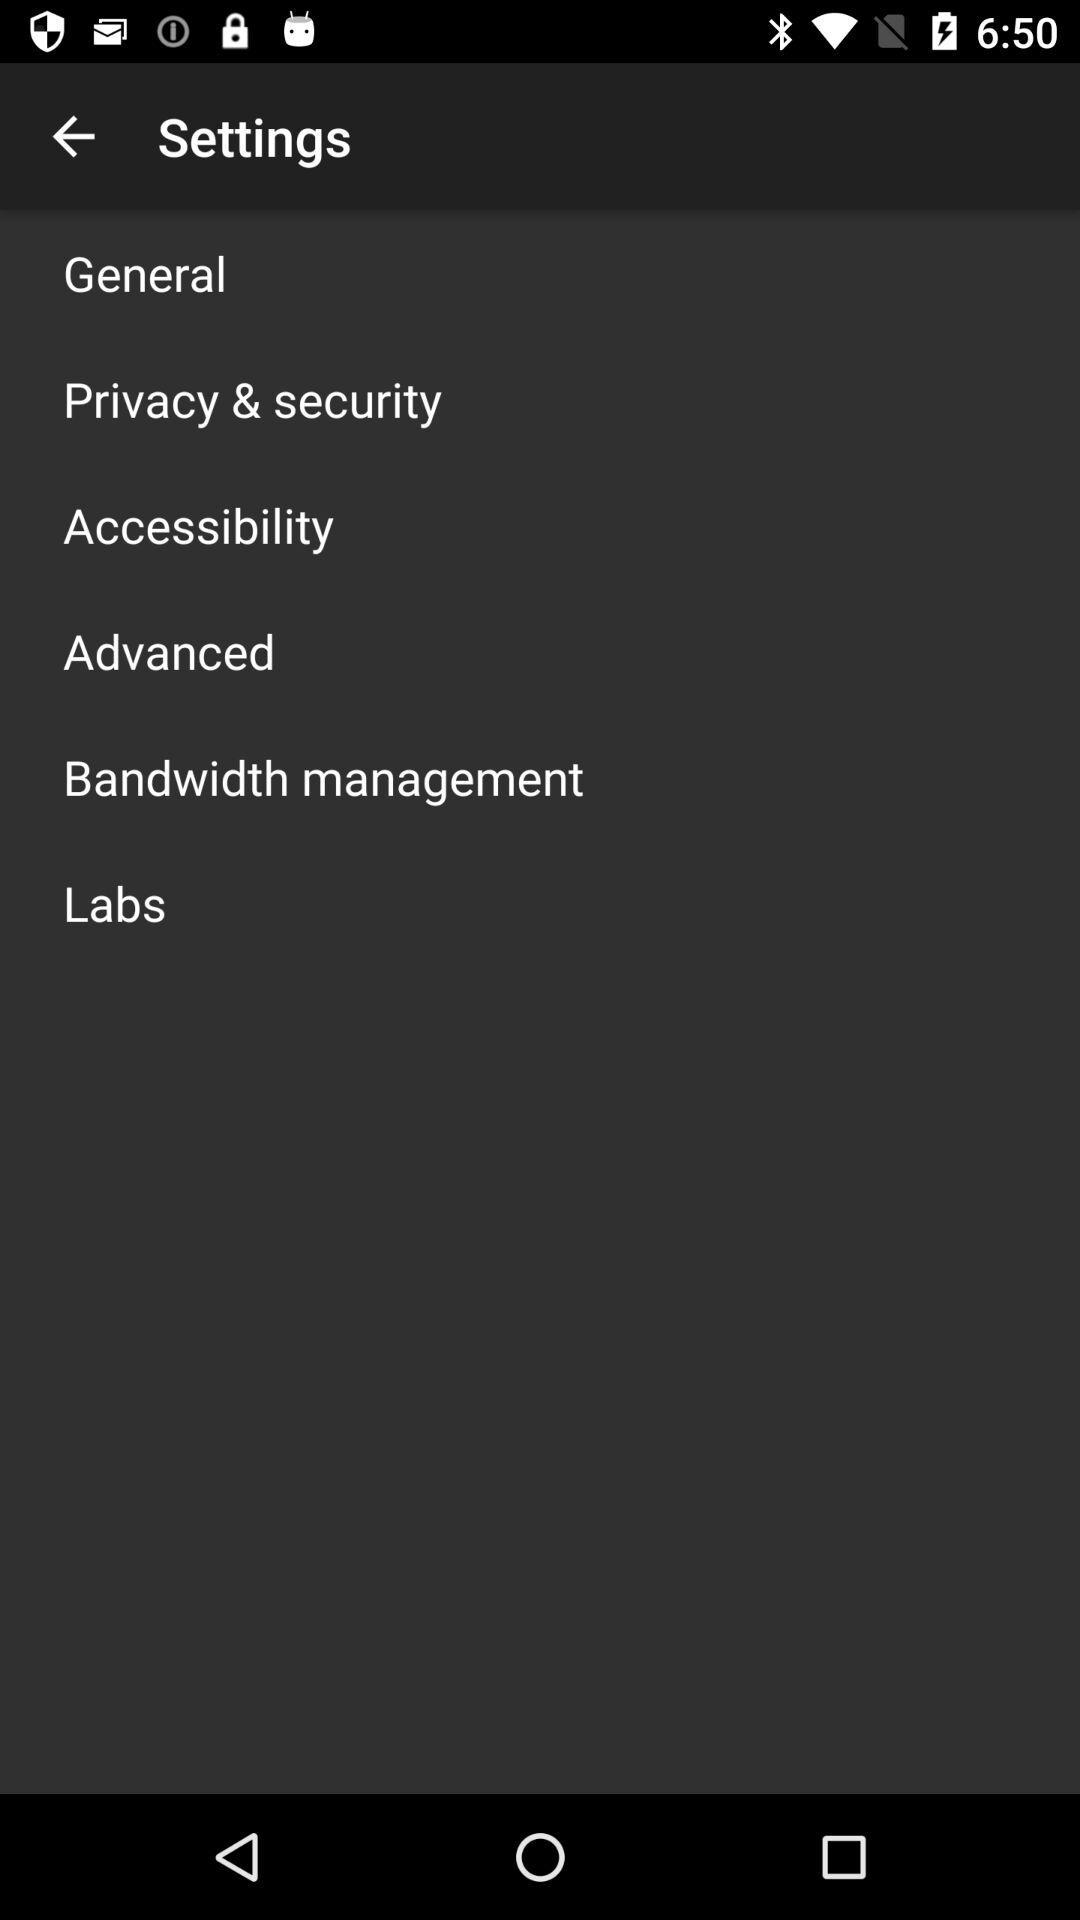 The width and height of the screenshot is (1080, 1920). What do you see at coordinates (72, 135) in the screenshot?
I see `the item next to the settings app` at bounding box center [72, 135].